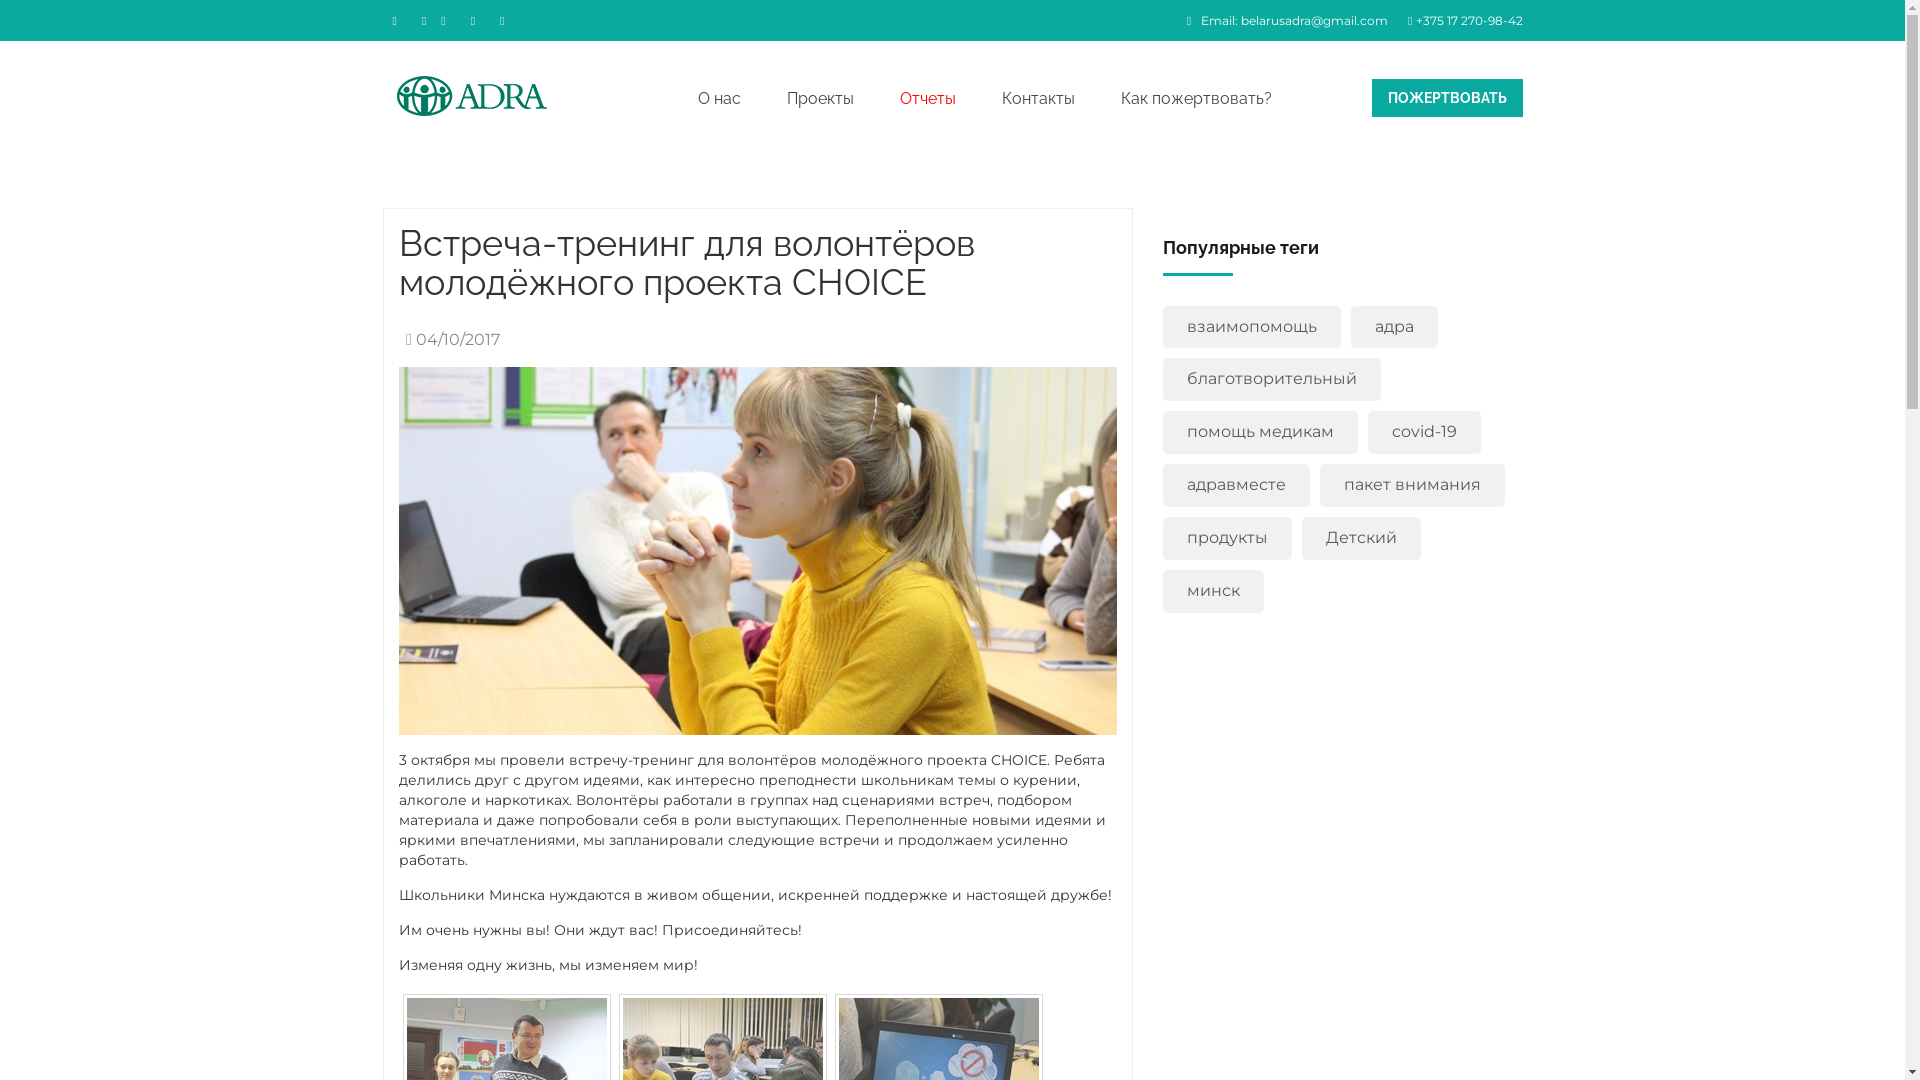 The height and width of the screenshot is (1080, 1920). I want to click on 'covid-19', so click(1367, 431).